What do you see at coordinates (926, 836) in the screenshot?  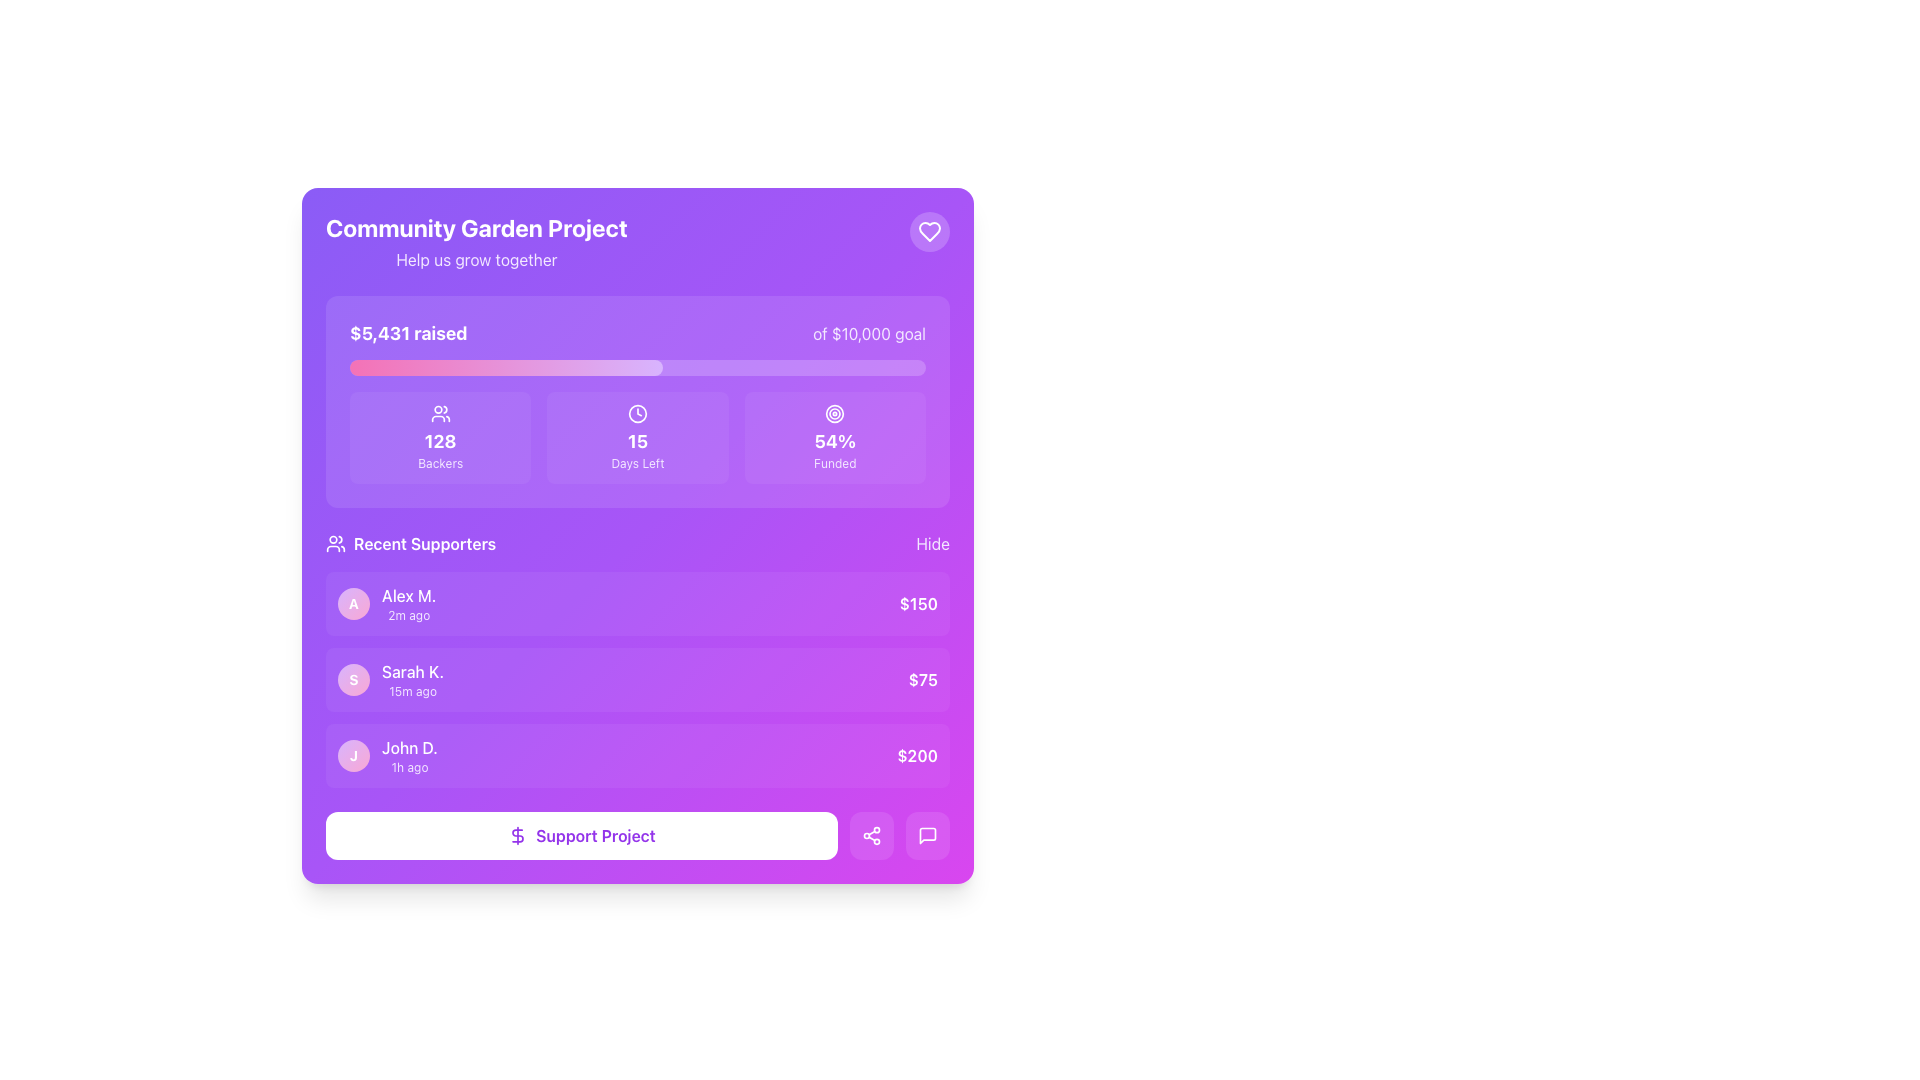 I see `the message or comment button located in the lower-right corner of the 'Support Project' section, which is the third button from the right` at bounding box center [926, 836].